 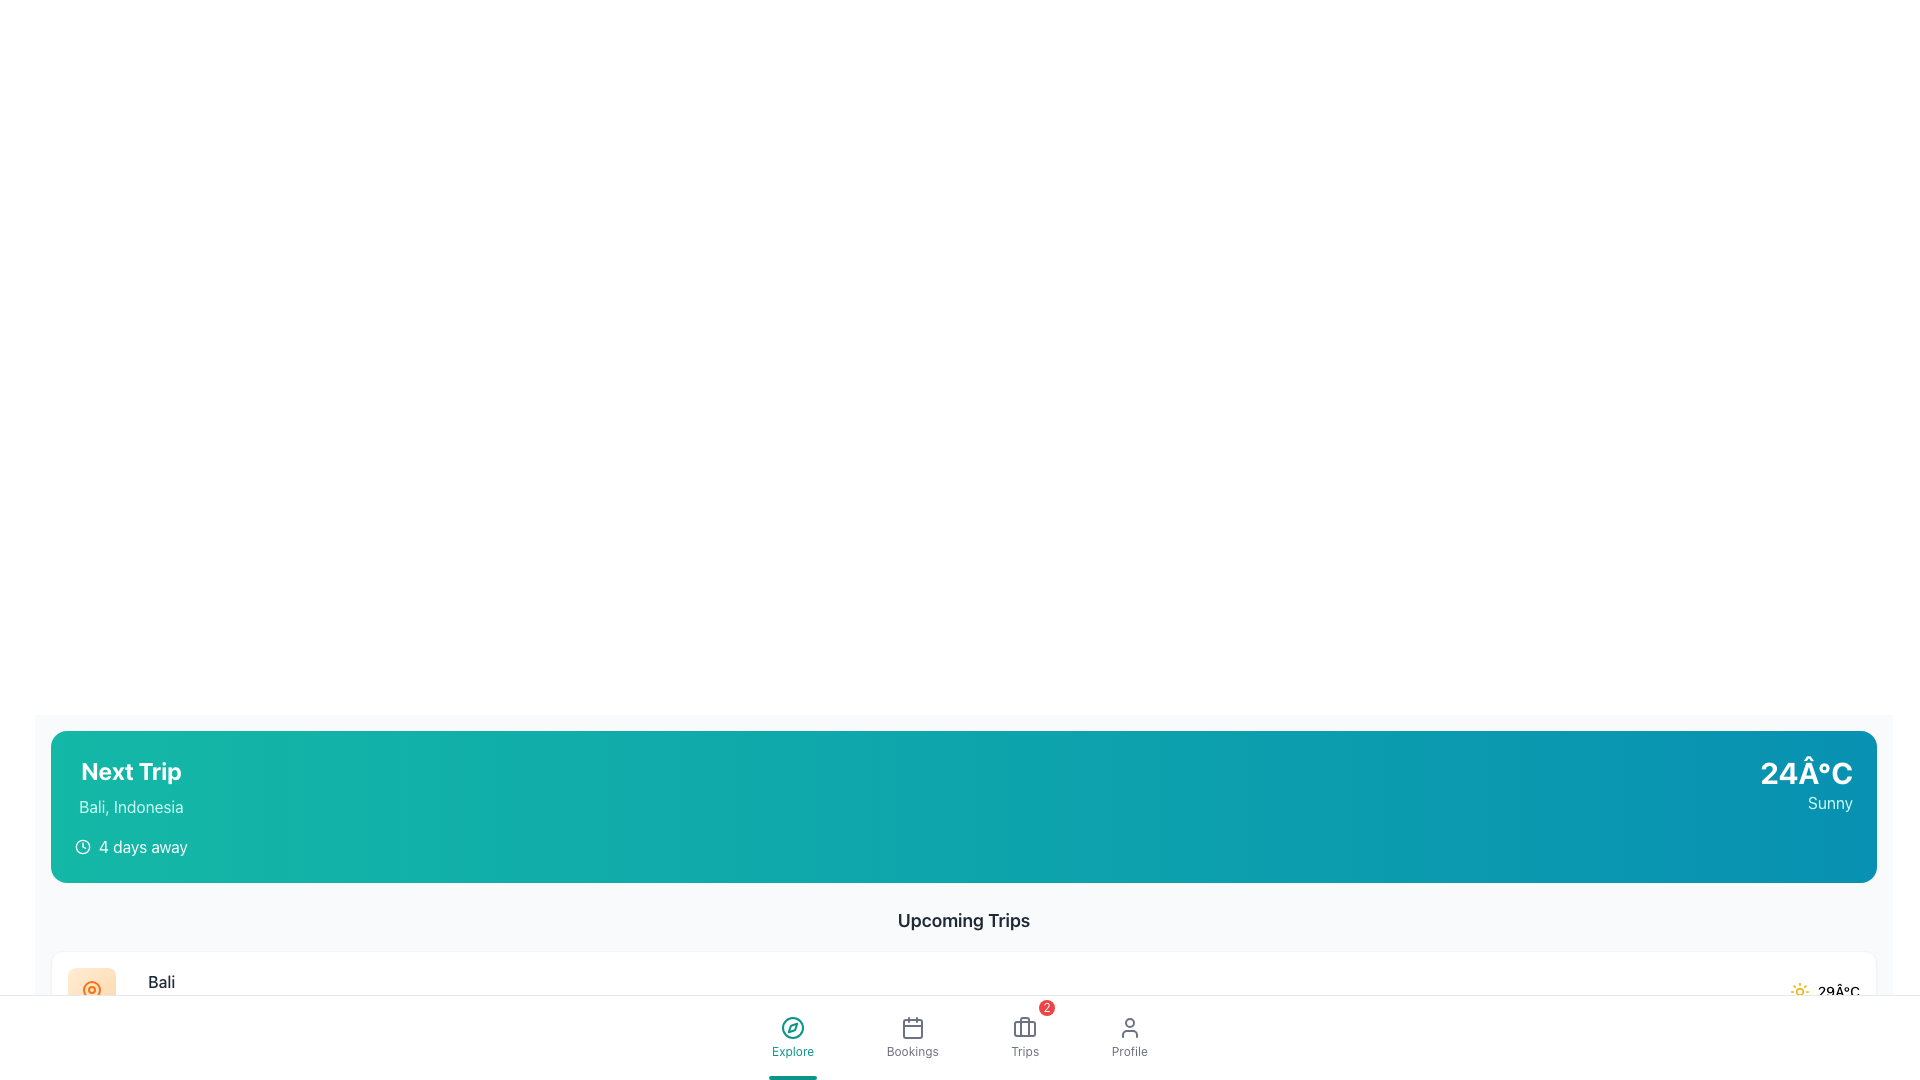 I want to click on the calendar icon in the navigation menu, which is the second item from the left and associated with the label 'Bookings', so click(x=911, y=1028).